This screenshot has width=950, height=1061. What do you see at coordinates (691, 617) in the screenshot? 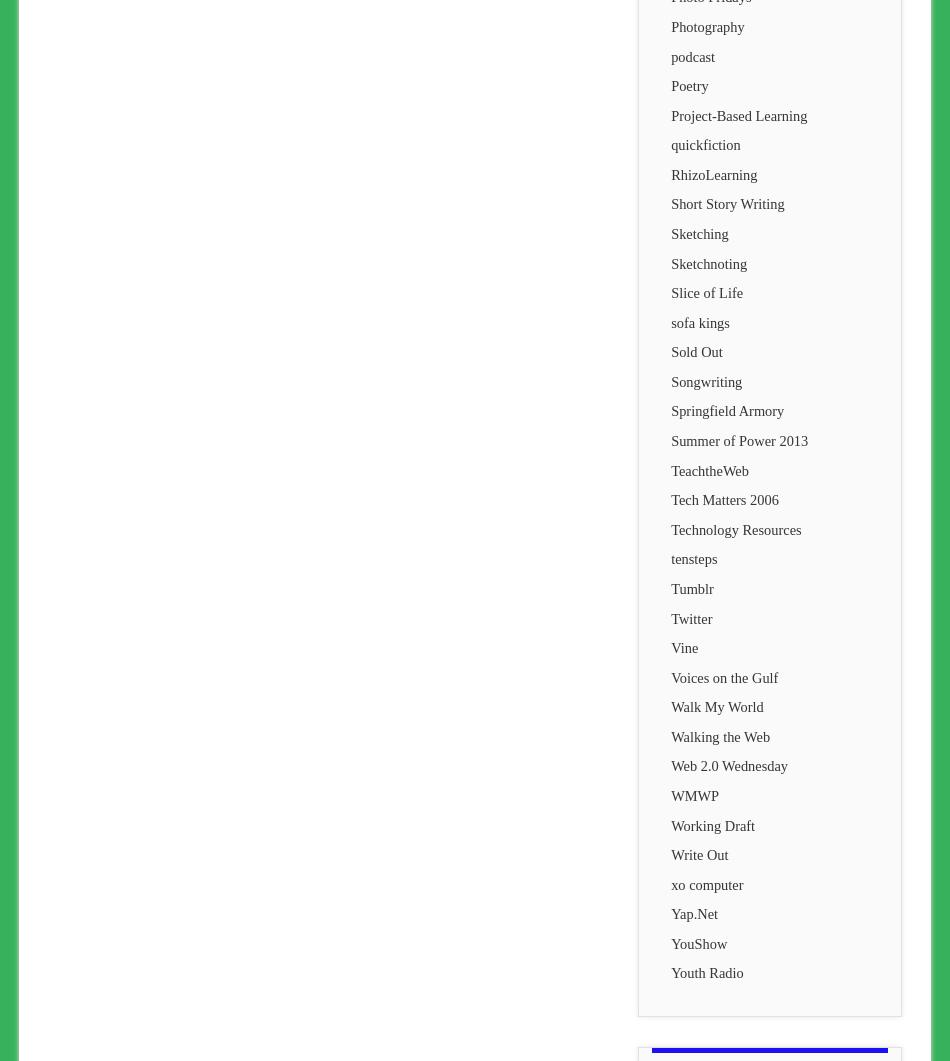
I see `'Twitter'` at bounding box center [691, 617].